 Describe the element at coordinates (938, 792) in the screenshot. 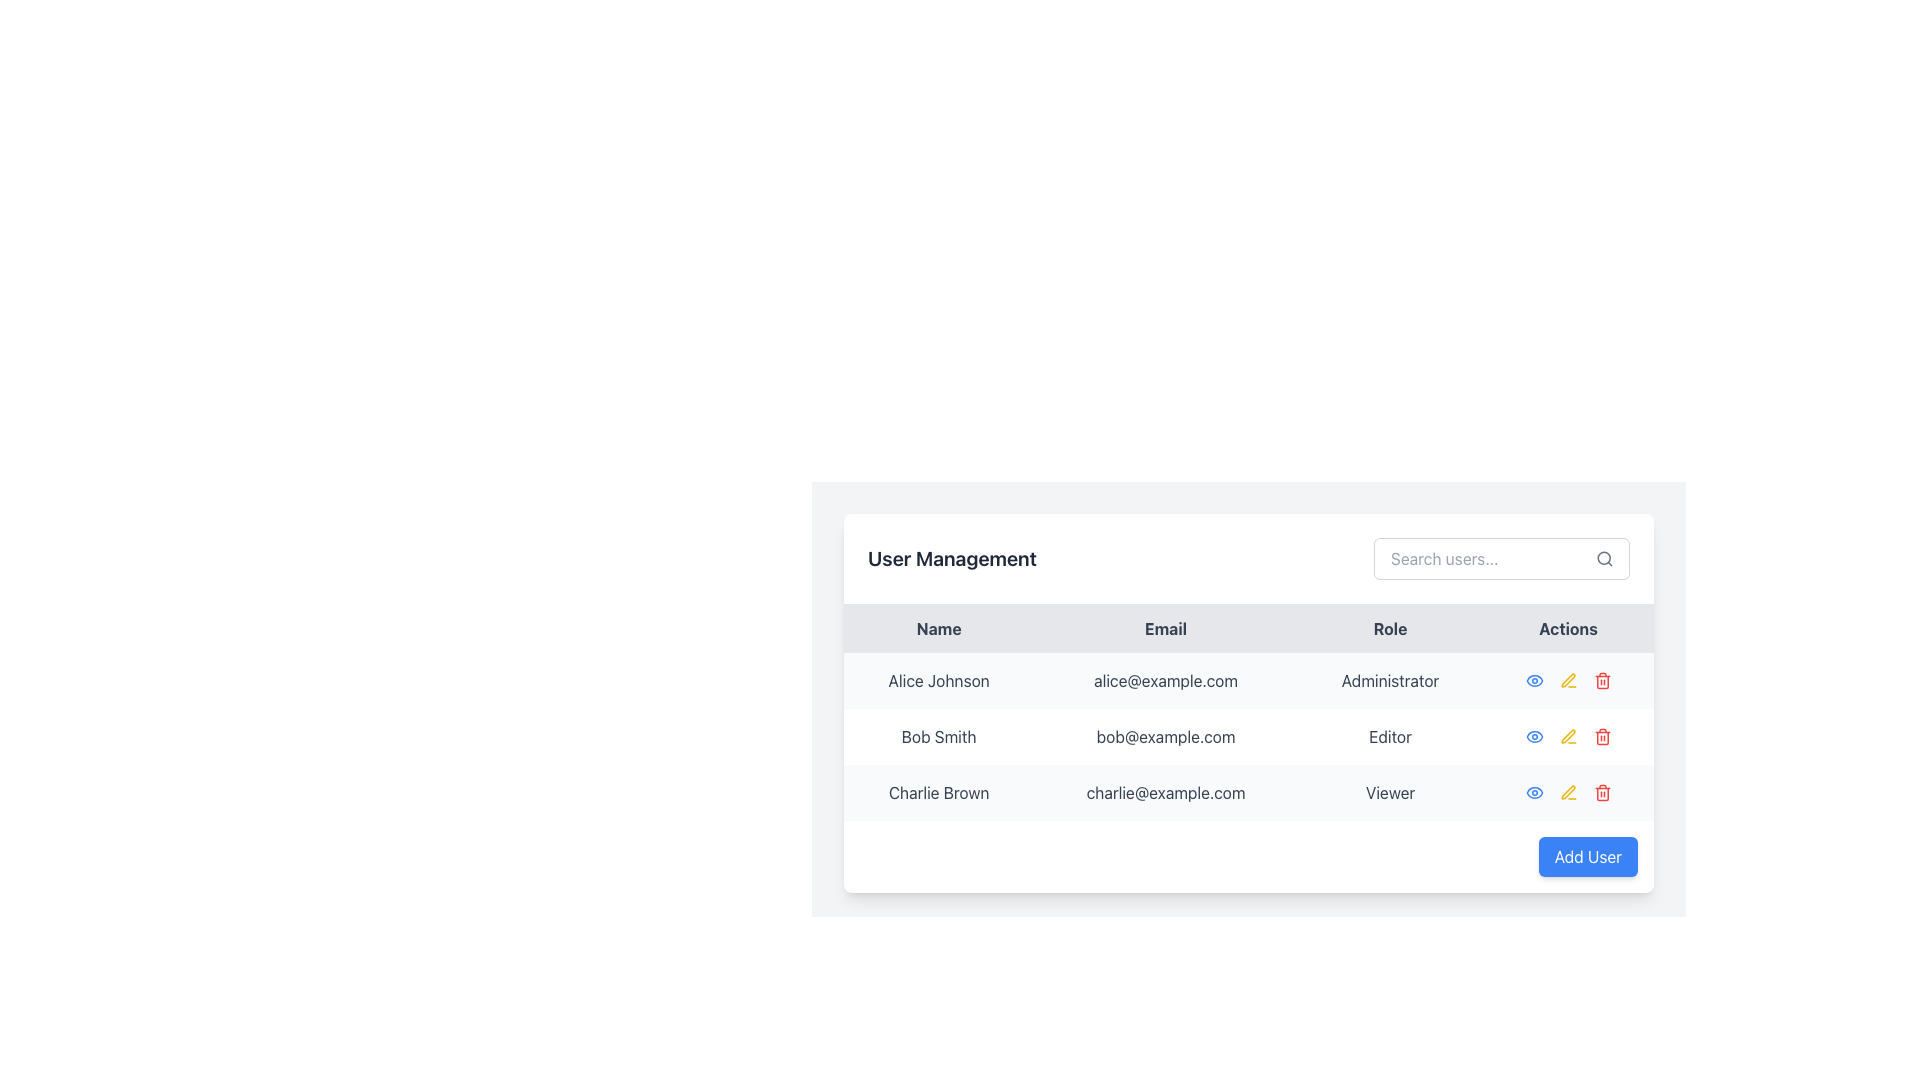

I see `the static text label displaying the user name 'Charlie Brown', located under the 'User Management' header in the last row of the table` at that location.